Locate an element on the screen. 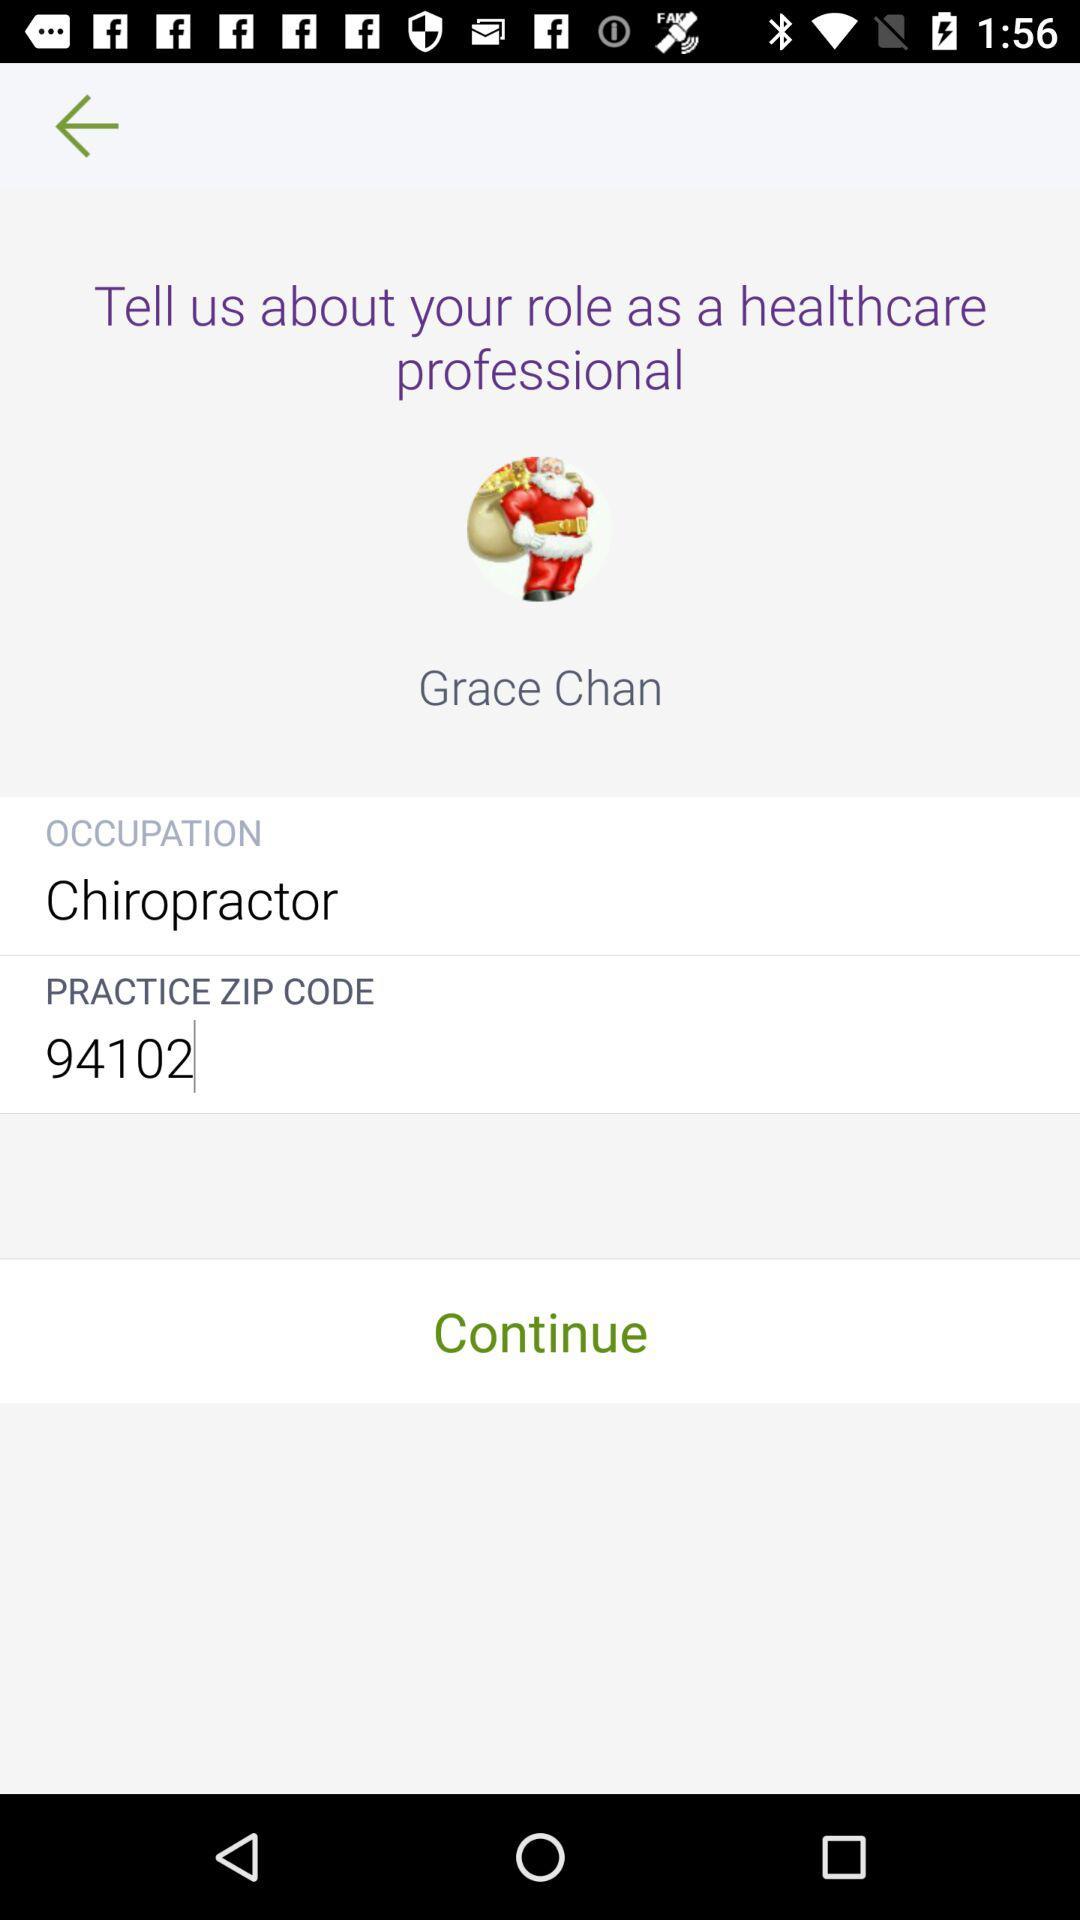  the avatar icon is located at coordinates (538, 529).